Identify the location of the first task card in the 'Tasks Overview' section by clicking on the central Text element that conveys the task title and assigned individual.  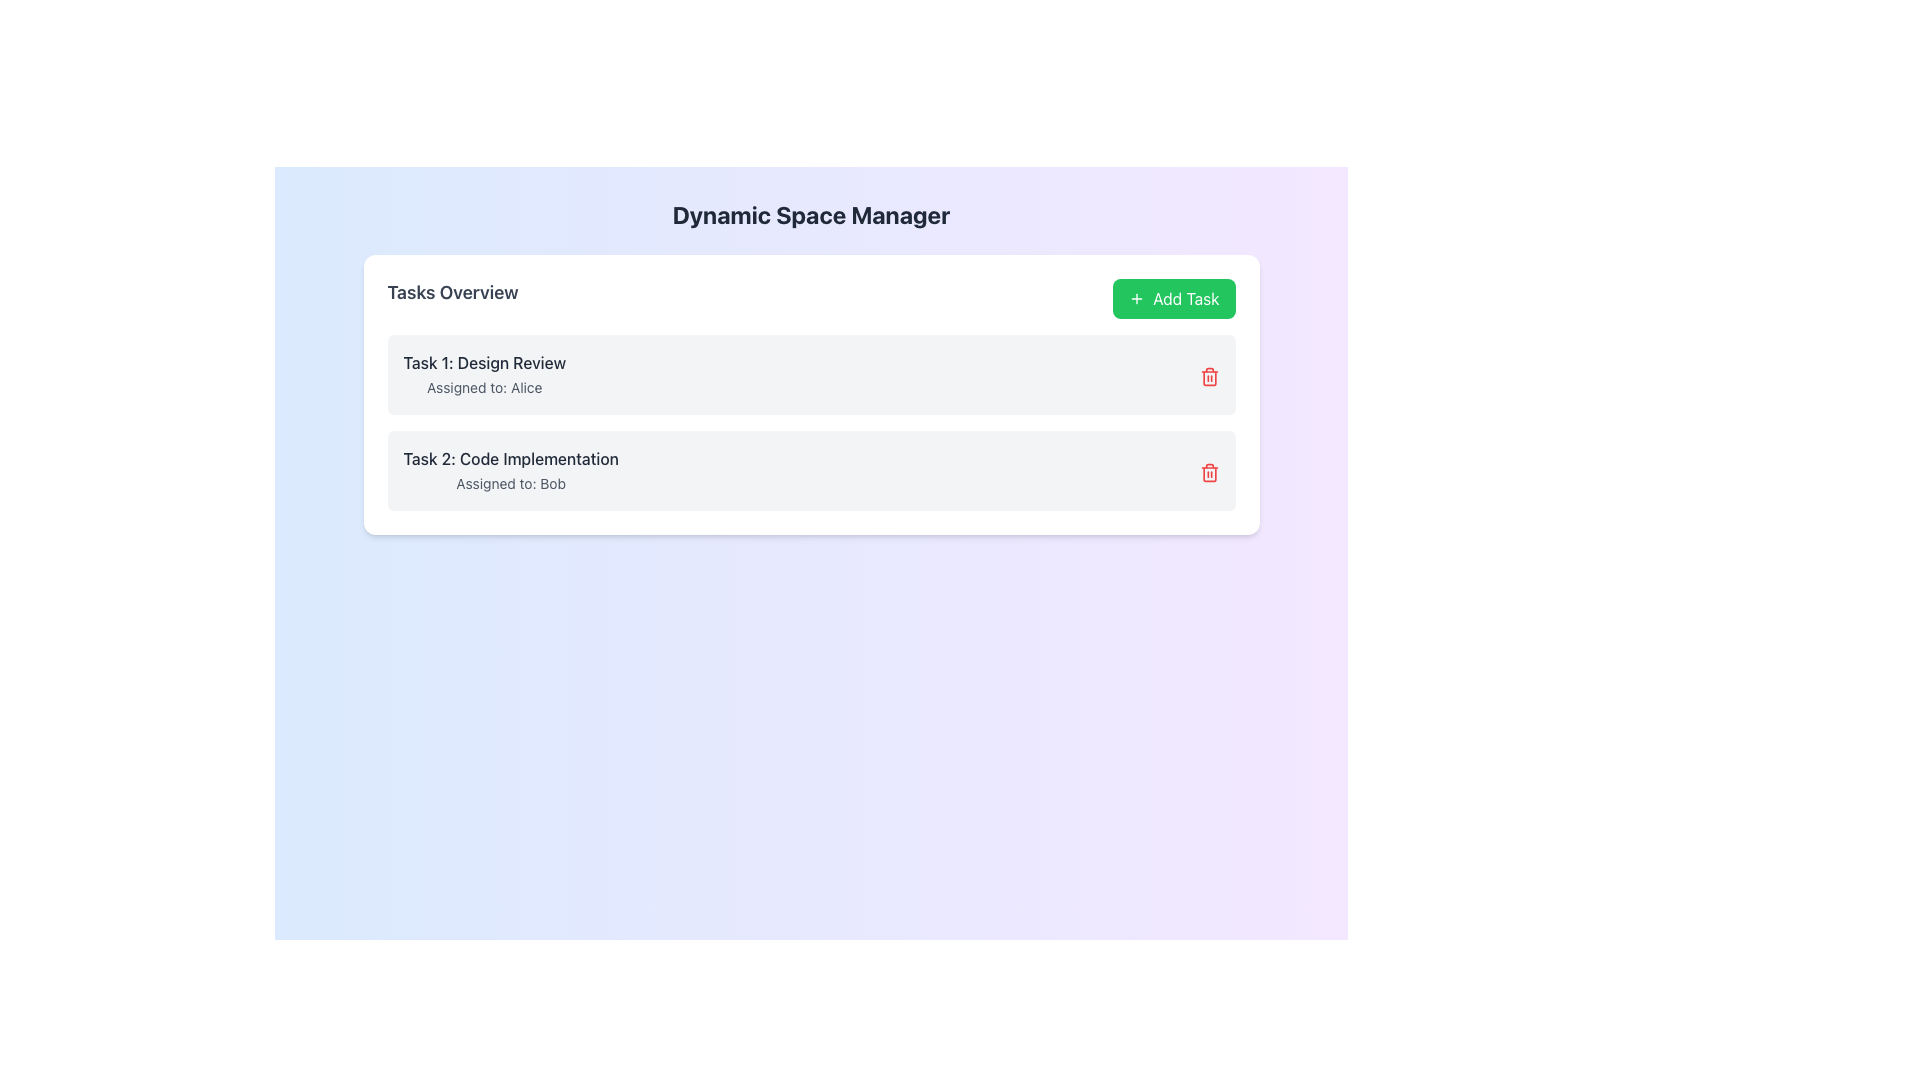
(484, 374).